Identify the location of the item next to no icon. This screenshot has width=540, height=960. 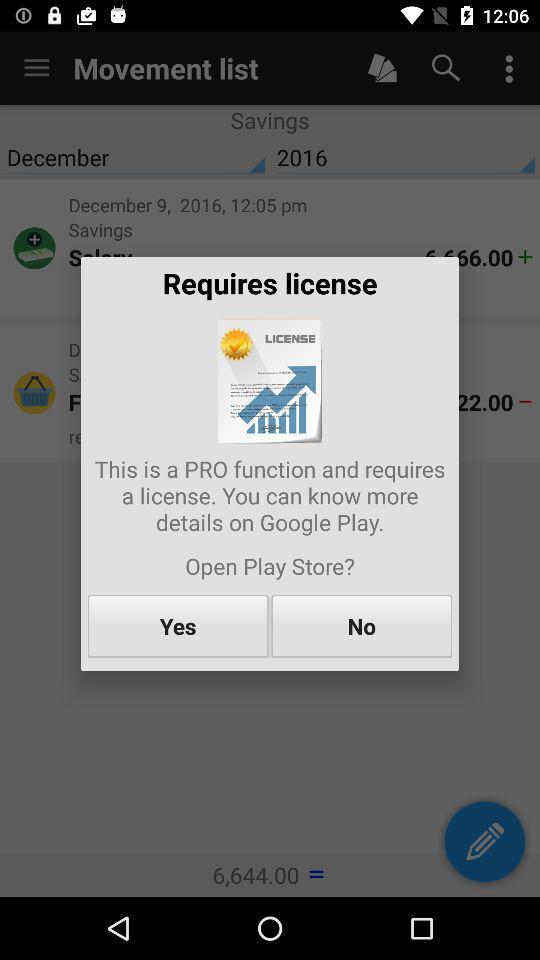
(178, 625).